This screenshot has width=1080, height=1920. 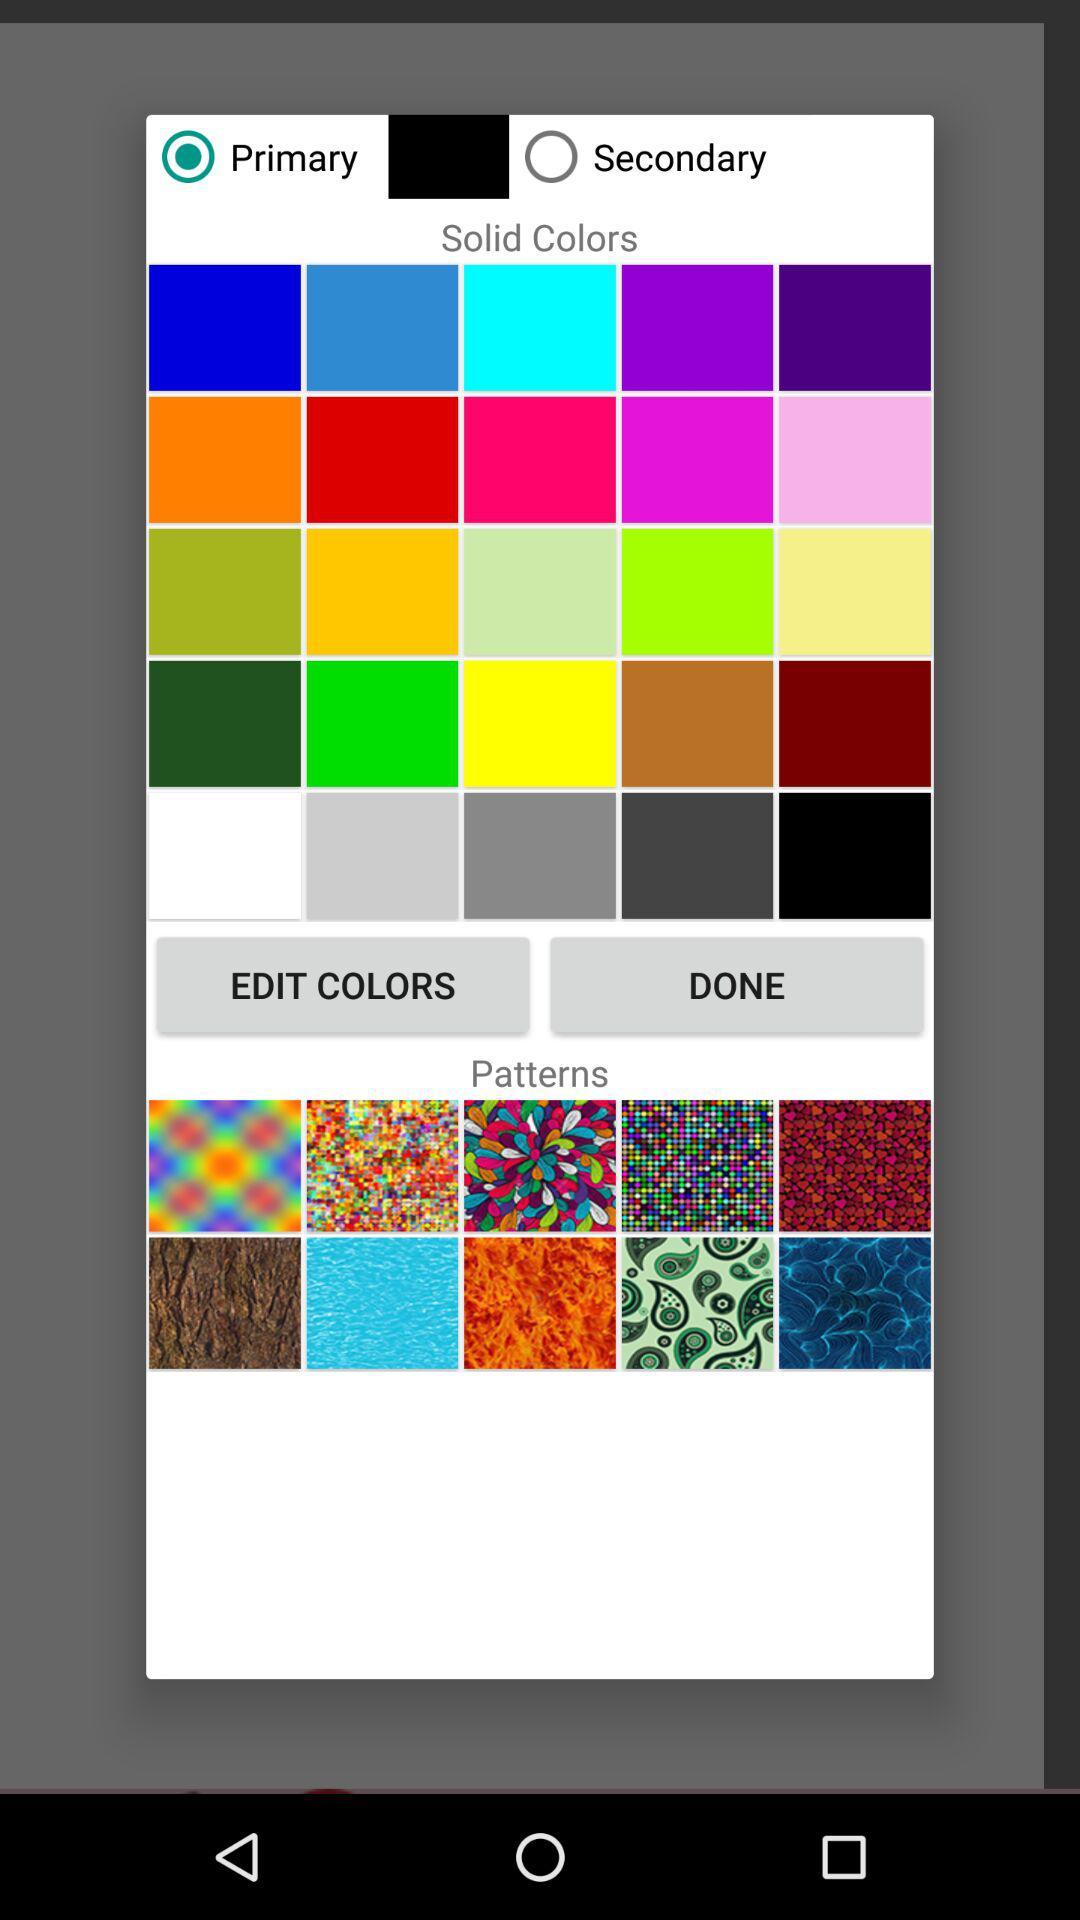 I want to click on pattern, so click(x=540, y=1303).